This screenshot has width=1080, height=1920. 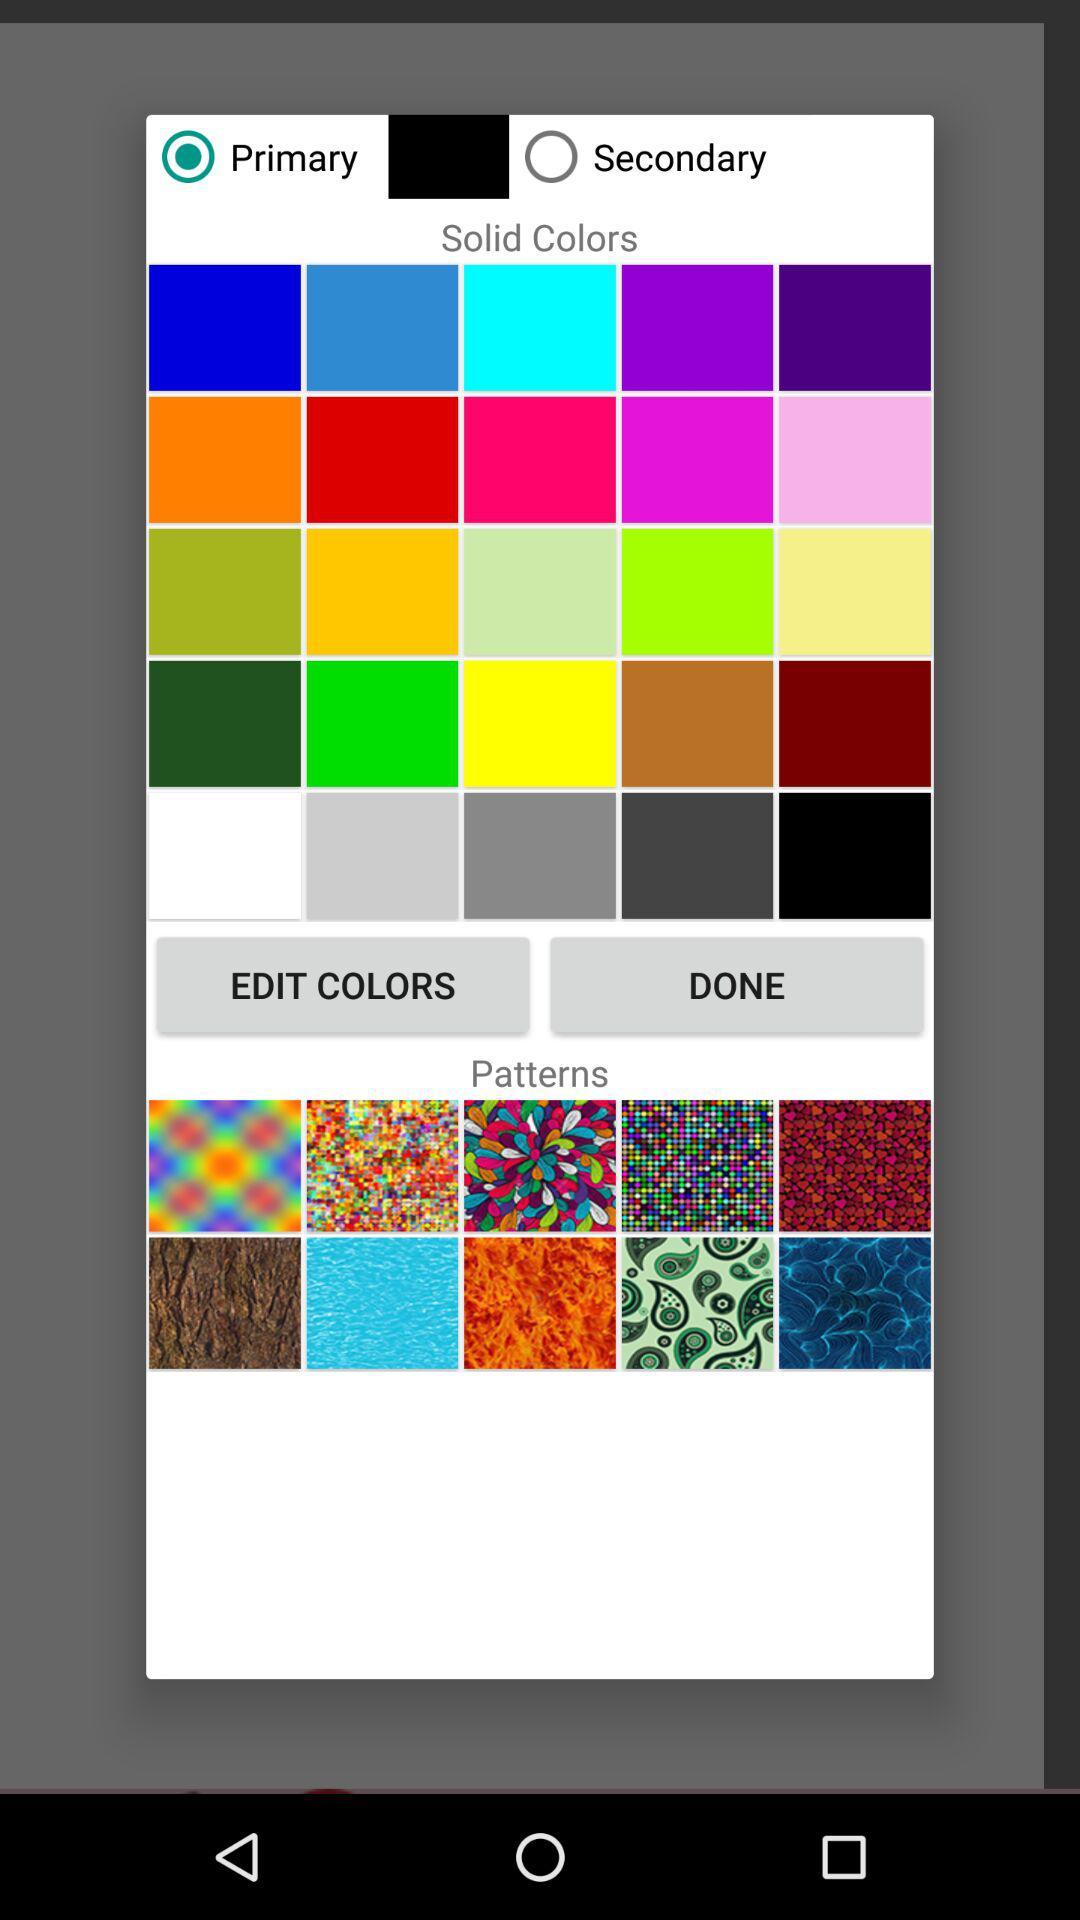 I want to click on pattern, so click(x=540, y=1303).